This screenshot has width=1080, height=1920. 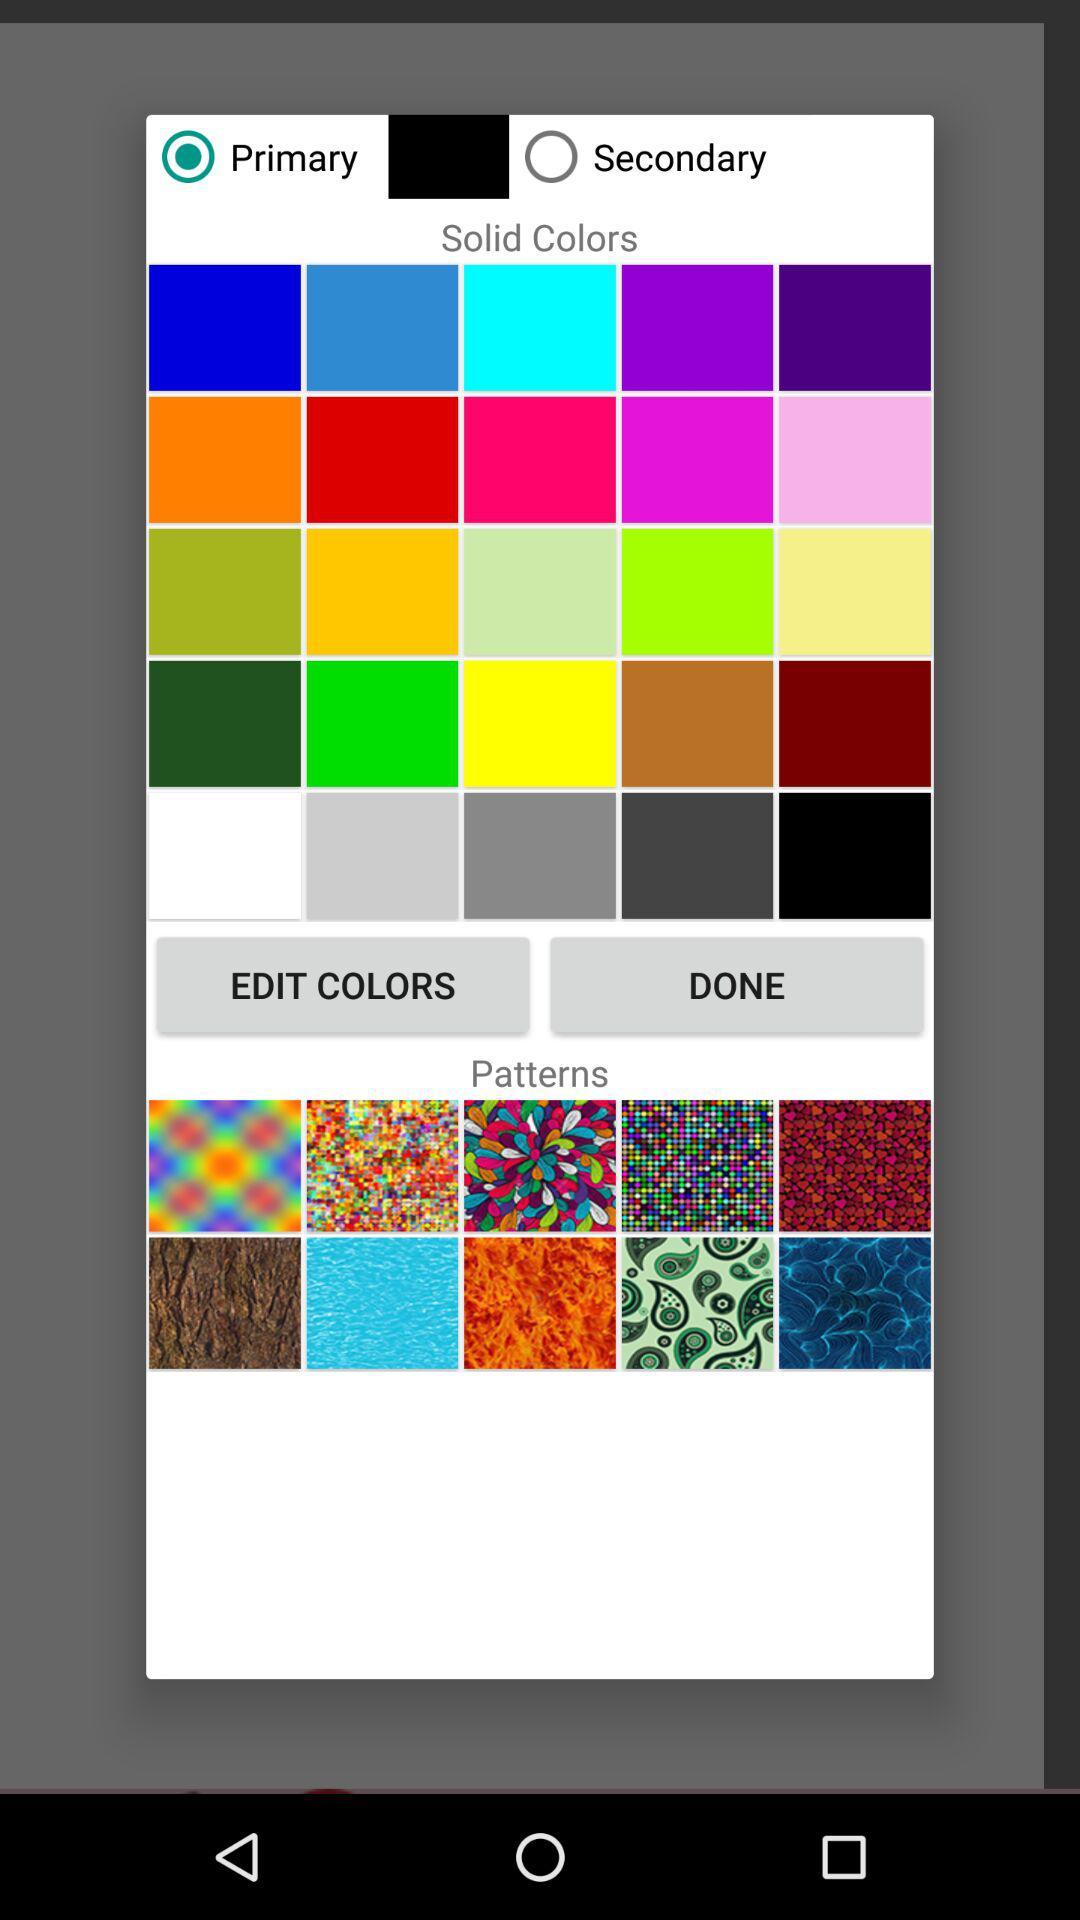 I want to click on pattern, so click(x=540, y=1303).